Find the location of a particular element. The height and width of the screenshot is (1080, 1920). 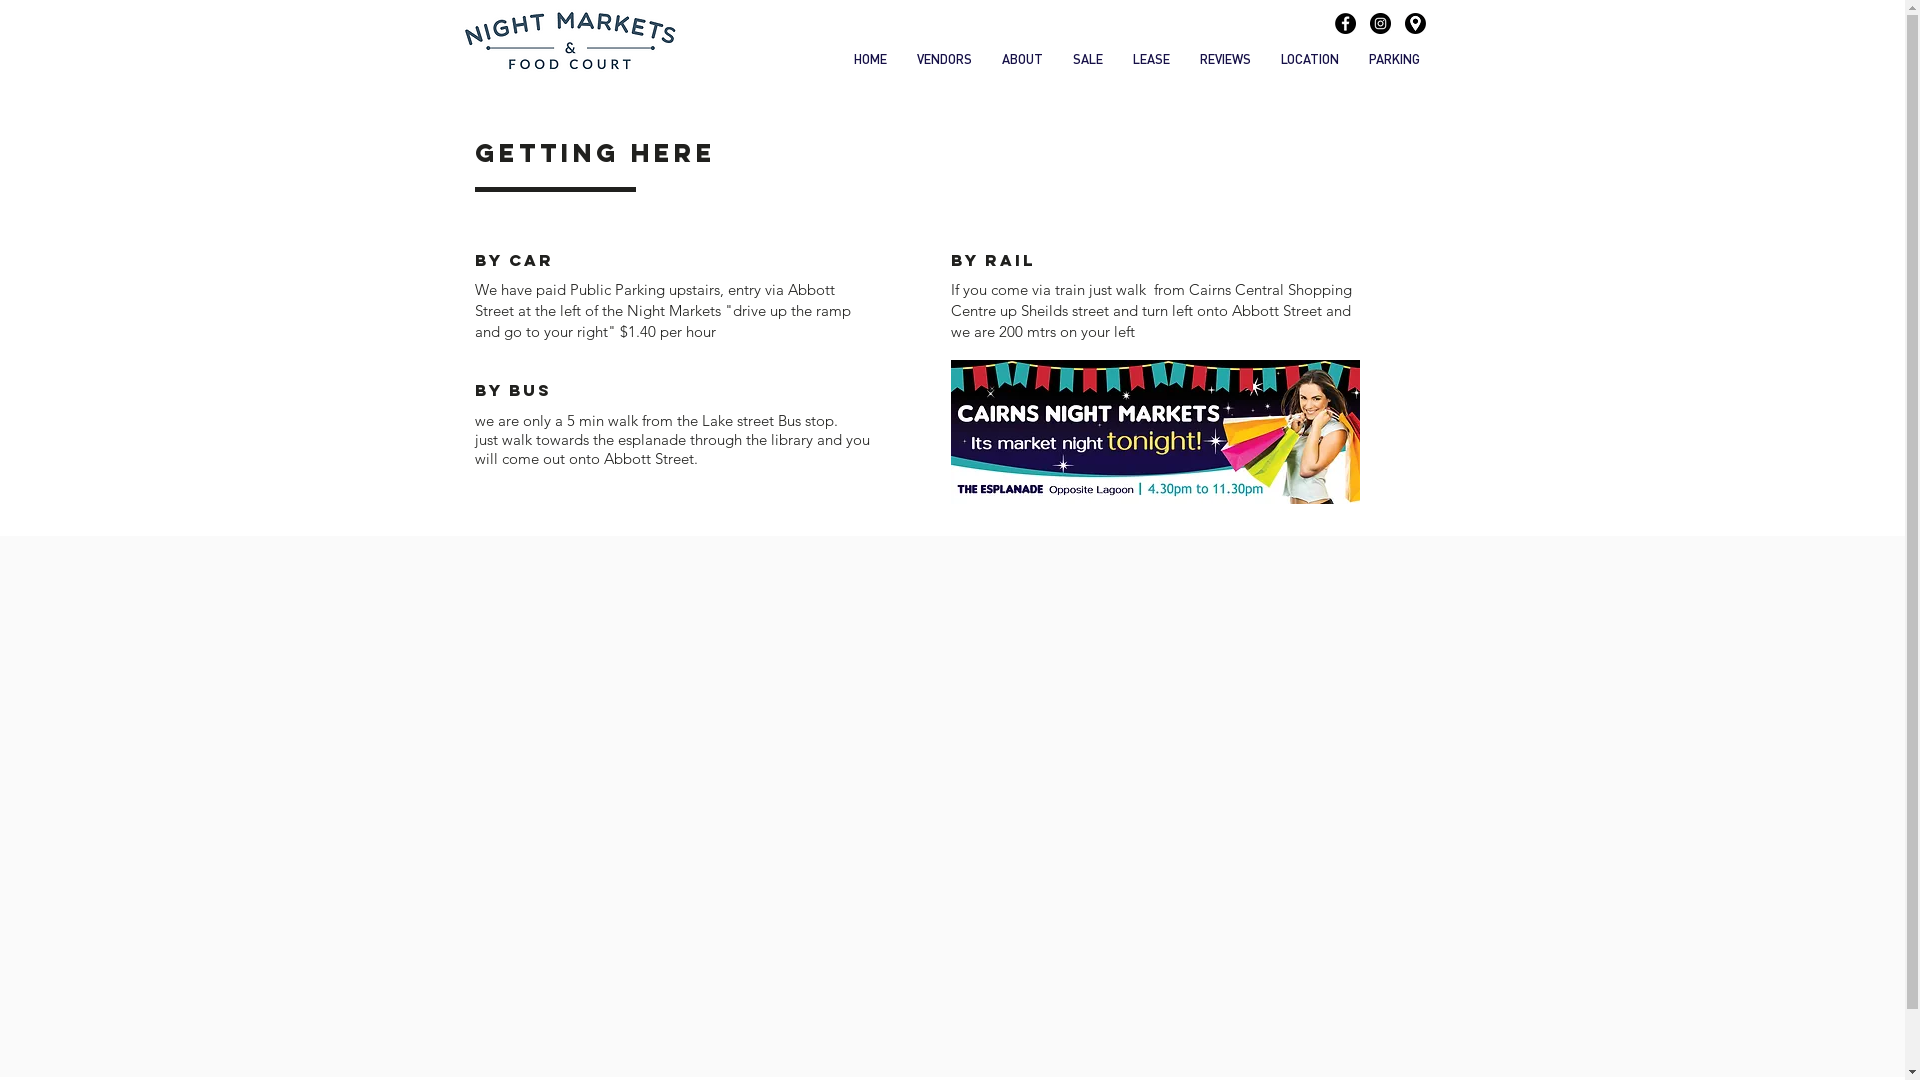

'LOCATION' is located at coordinates (1310, 57).